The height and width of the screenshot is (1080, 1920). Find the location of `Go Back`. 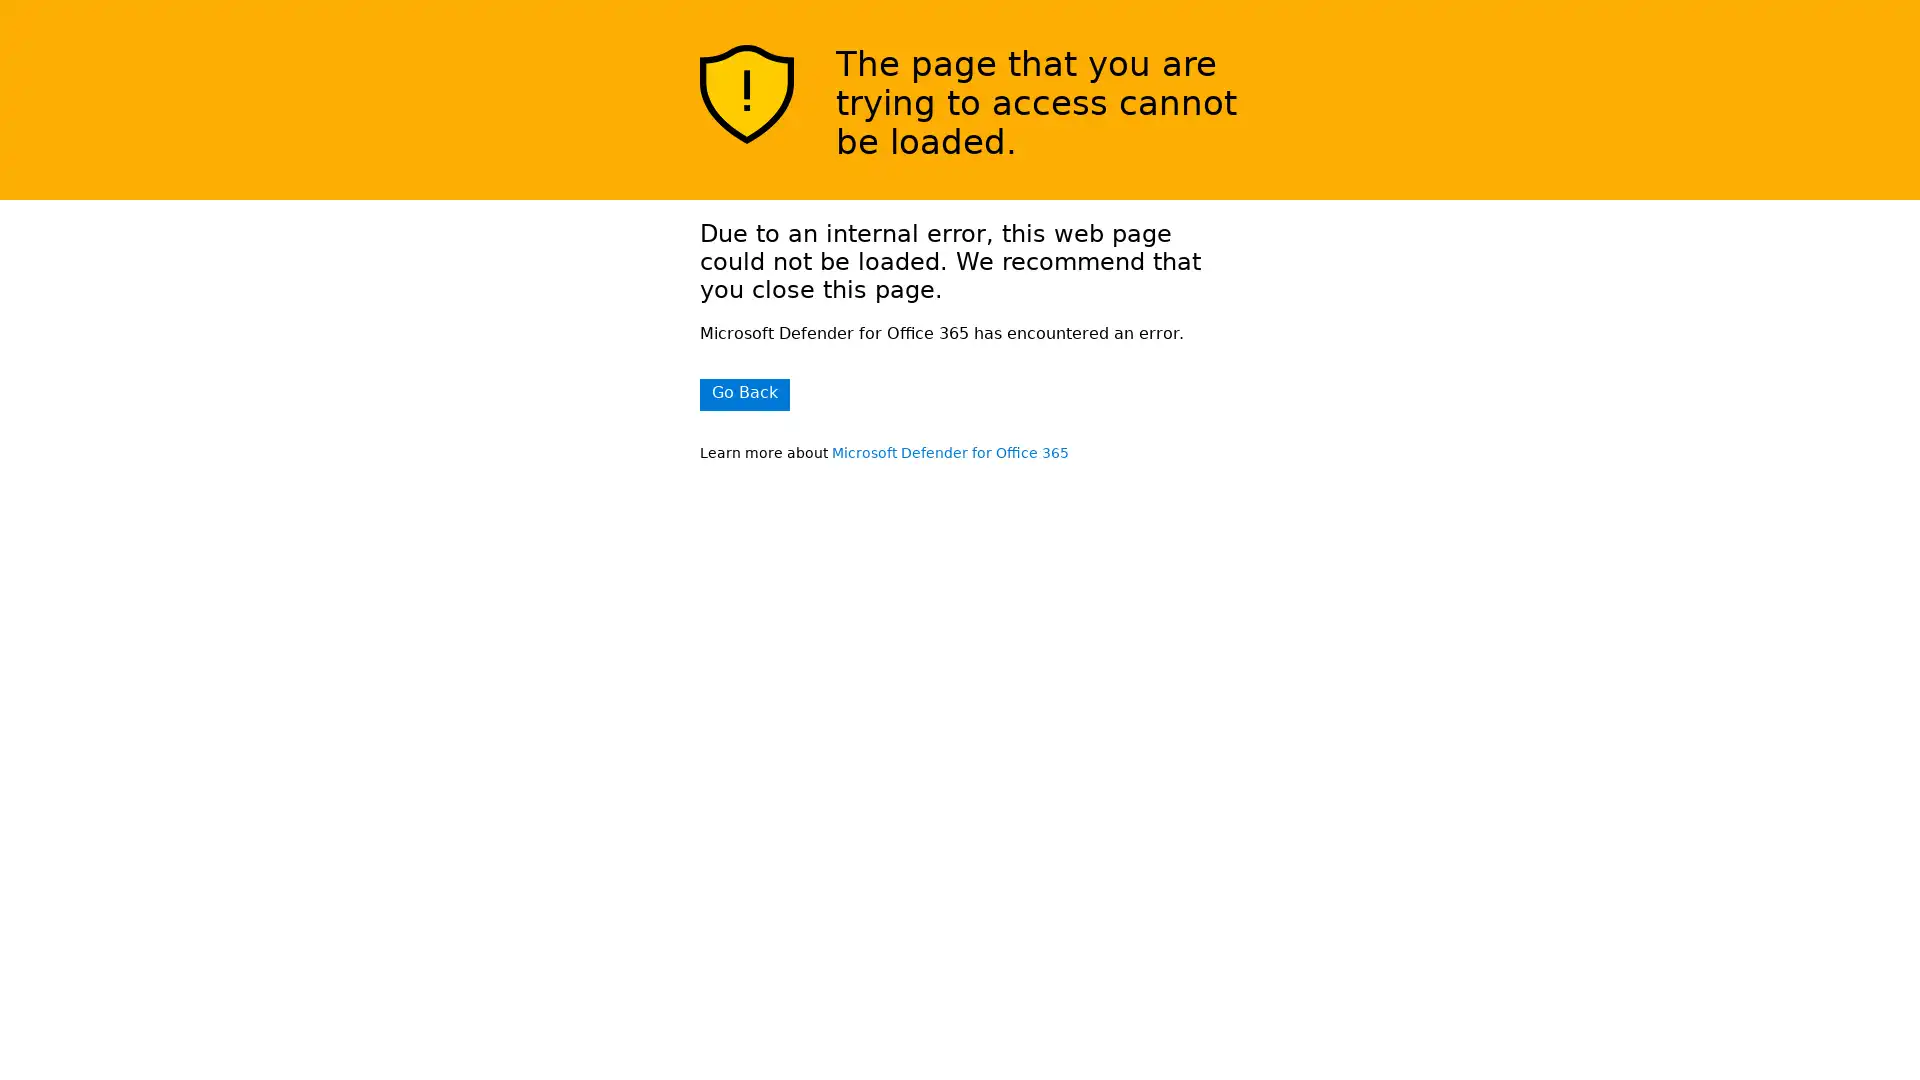

Go Back is located at coordinates (743, 393).